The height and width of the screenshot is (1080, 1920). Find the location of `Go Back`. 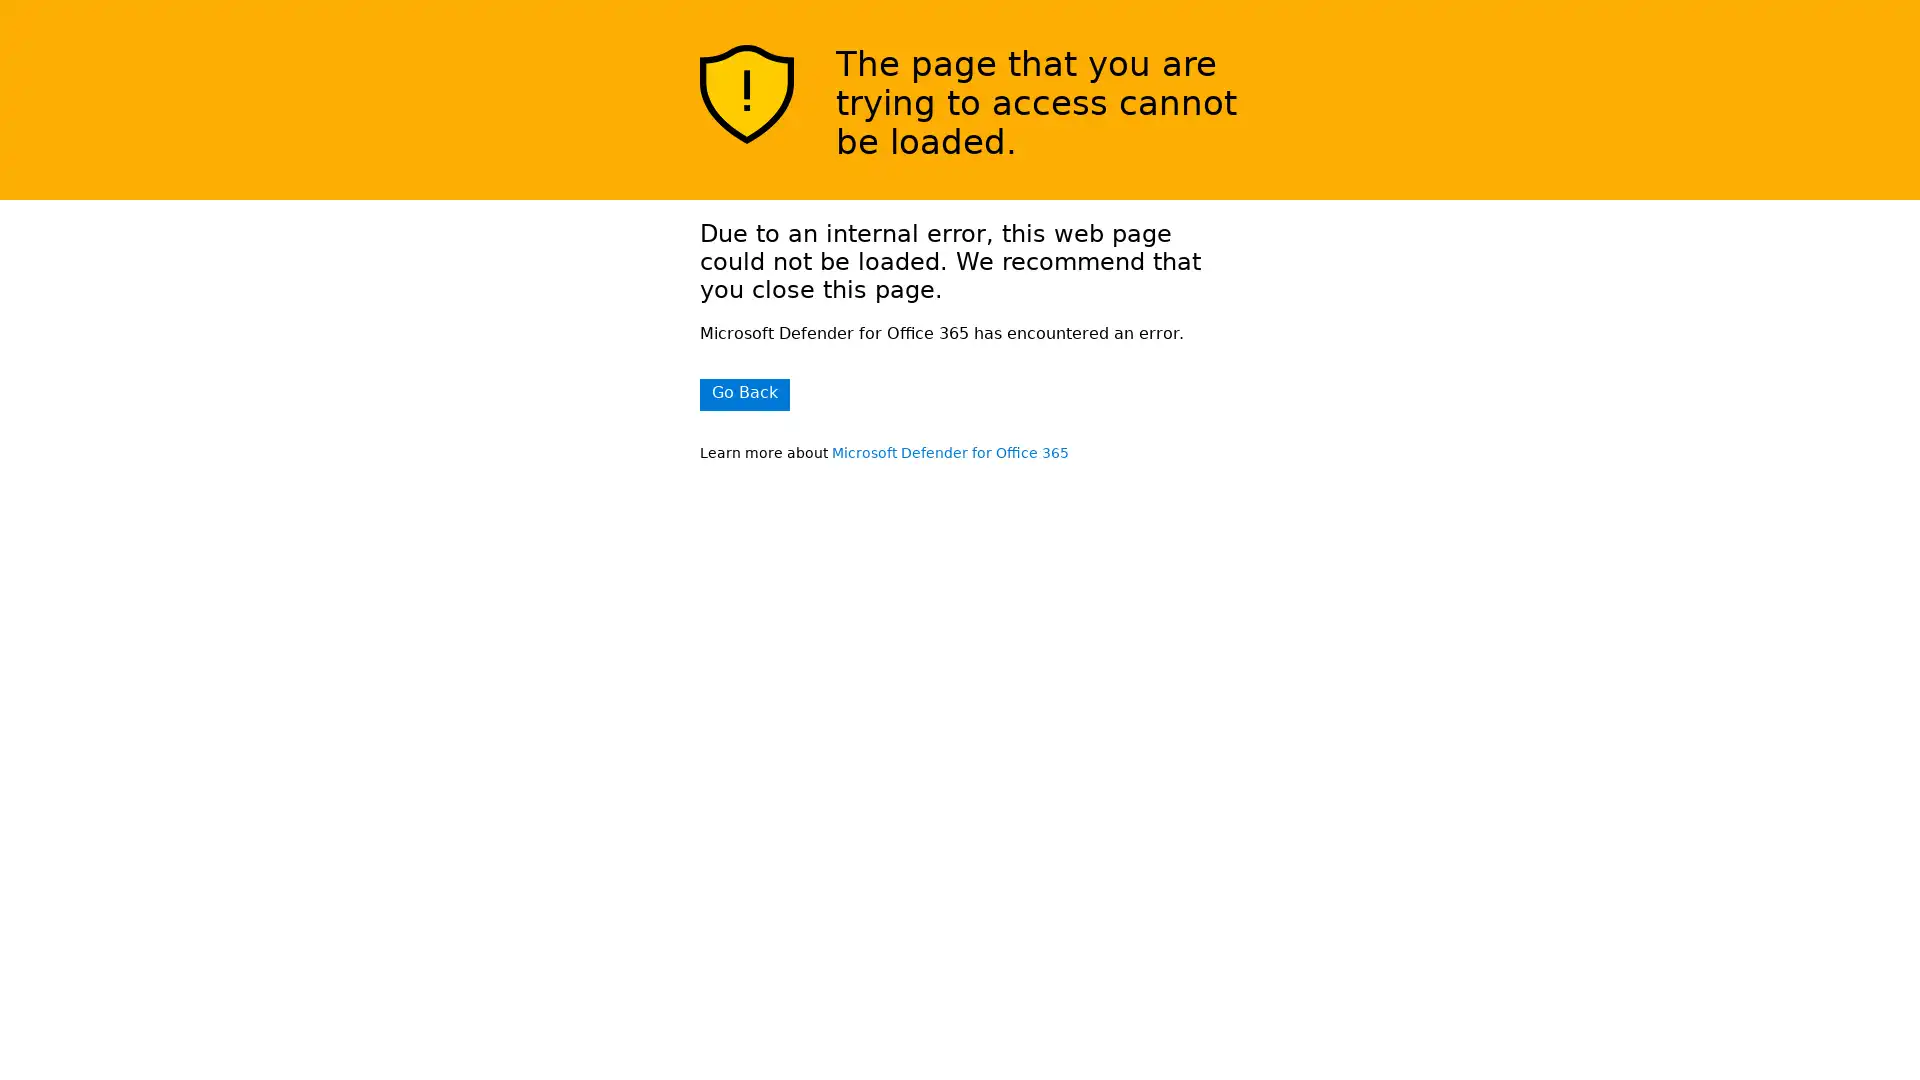

Go Back is located at coordinates (743, 393).